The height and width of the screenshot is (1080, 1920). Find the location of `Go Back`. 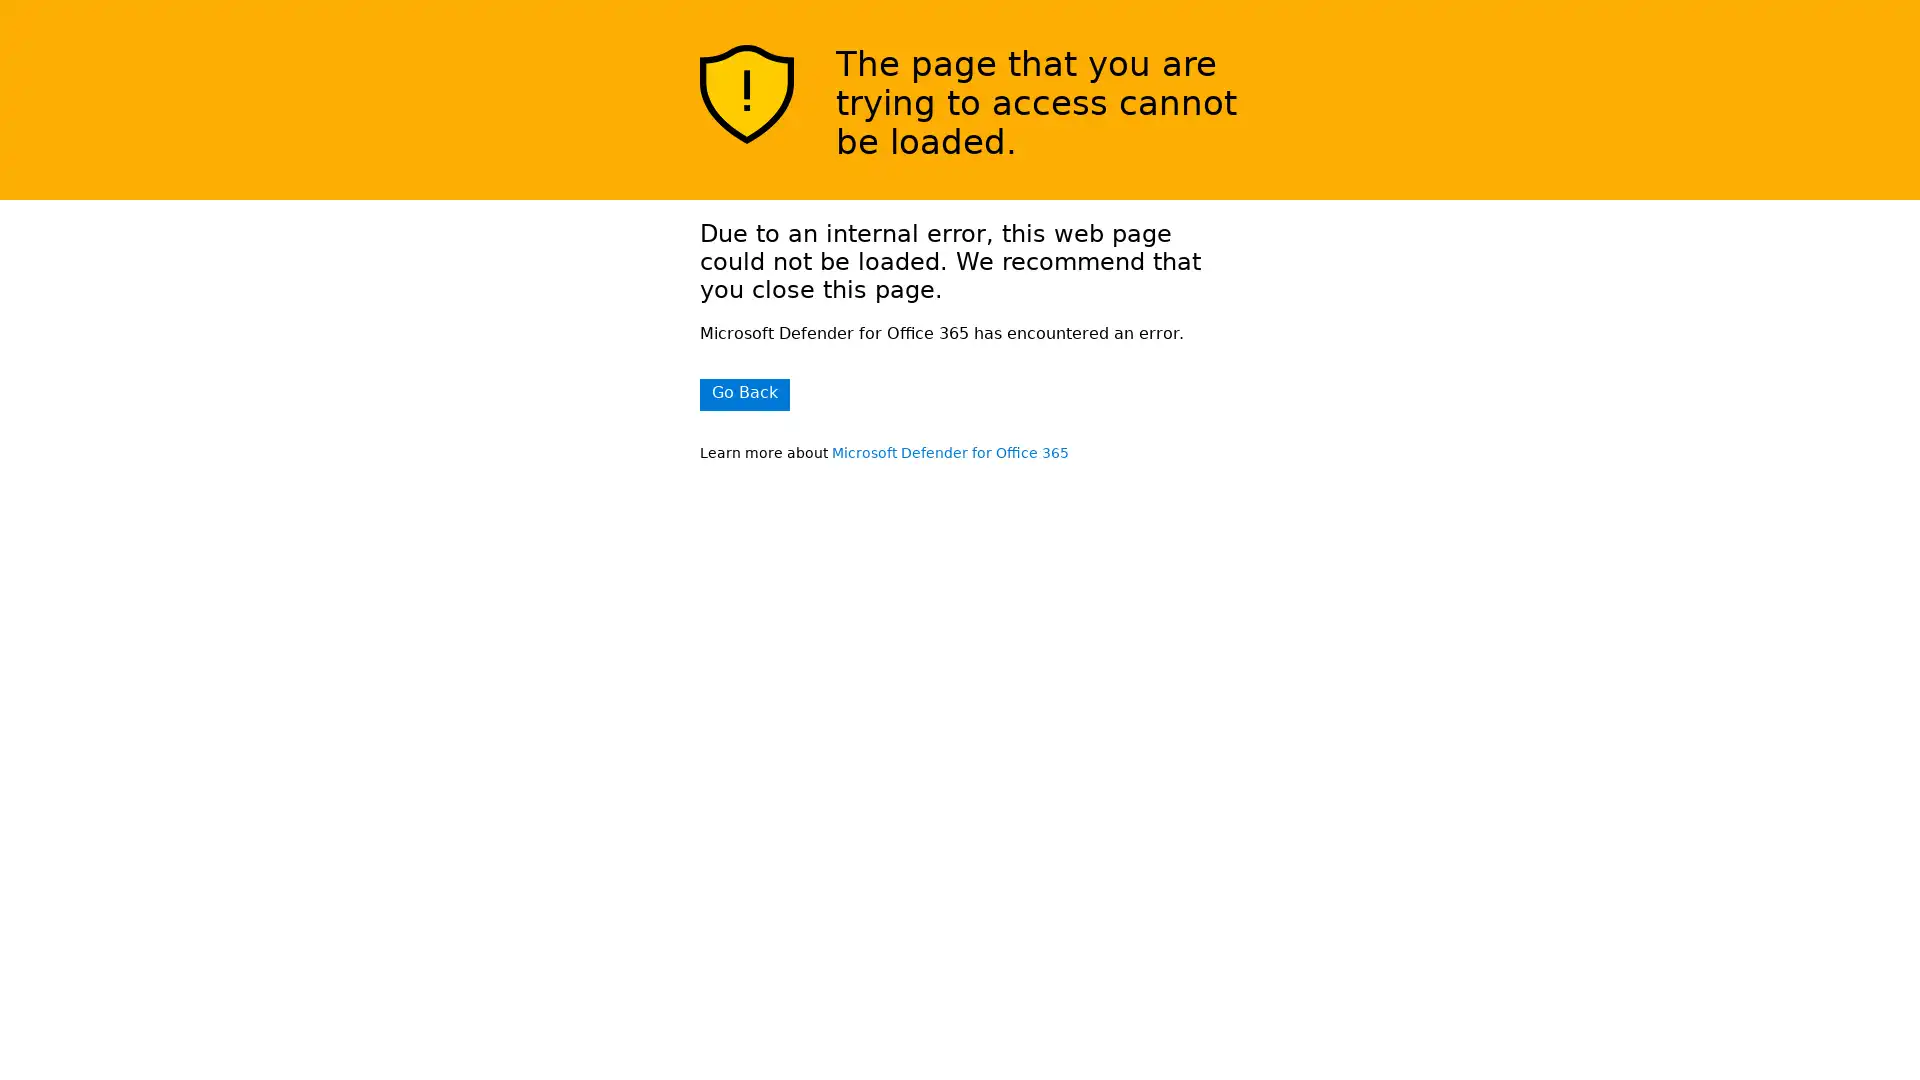

Go Back is located at coordinates (743, 393).